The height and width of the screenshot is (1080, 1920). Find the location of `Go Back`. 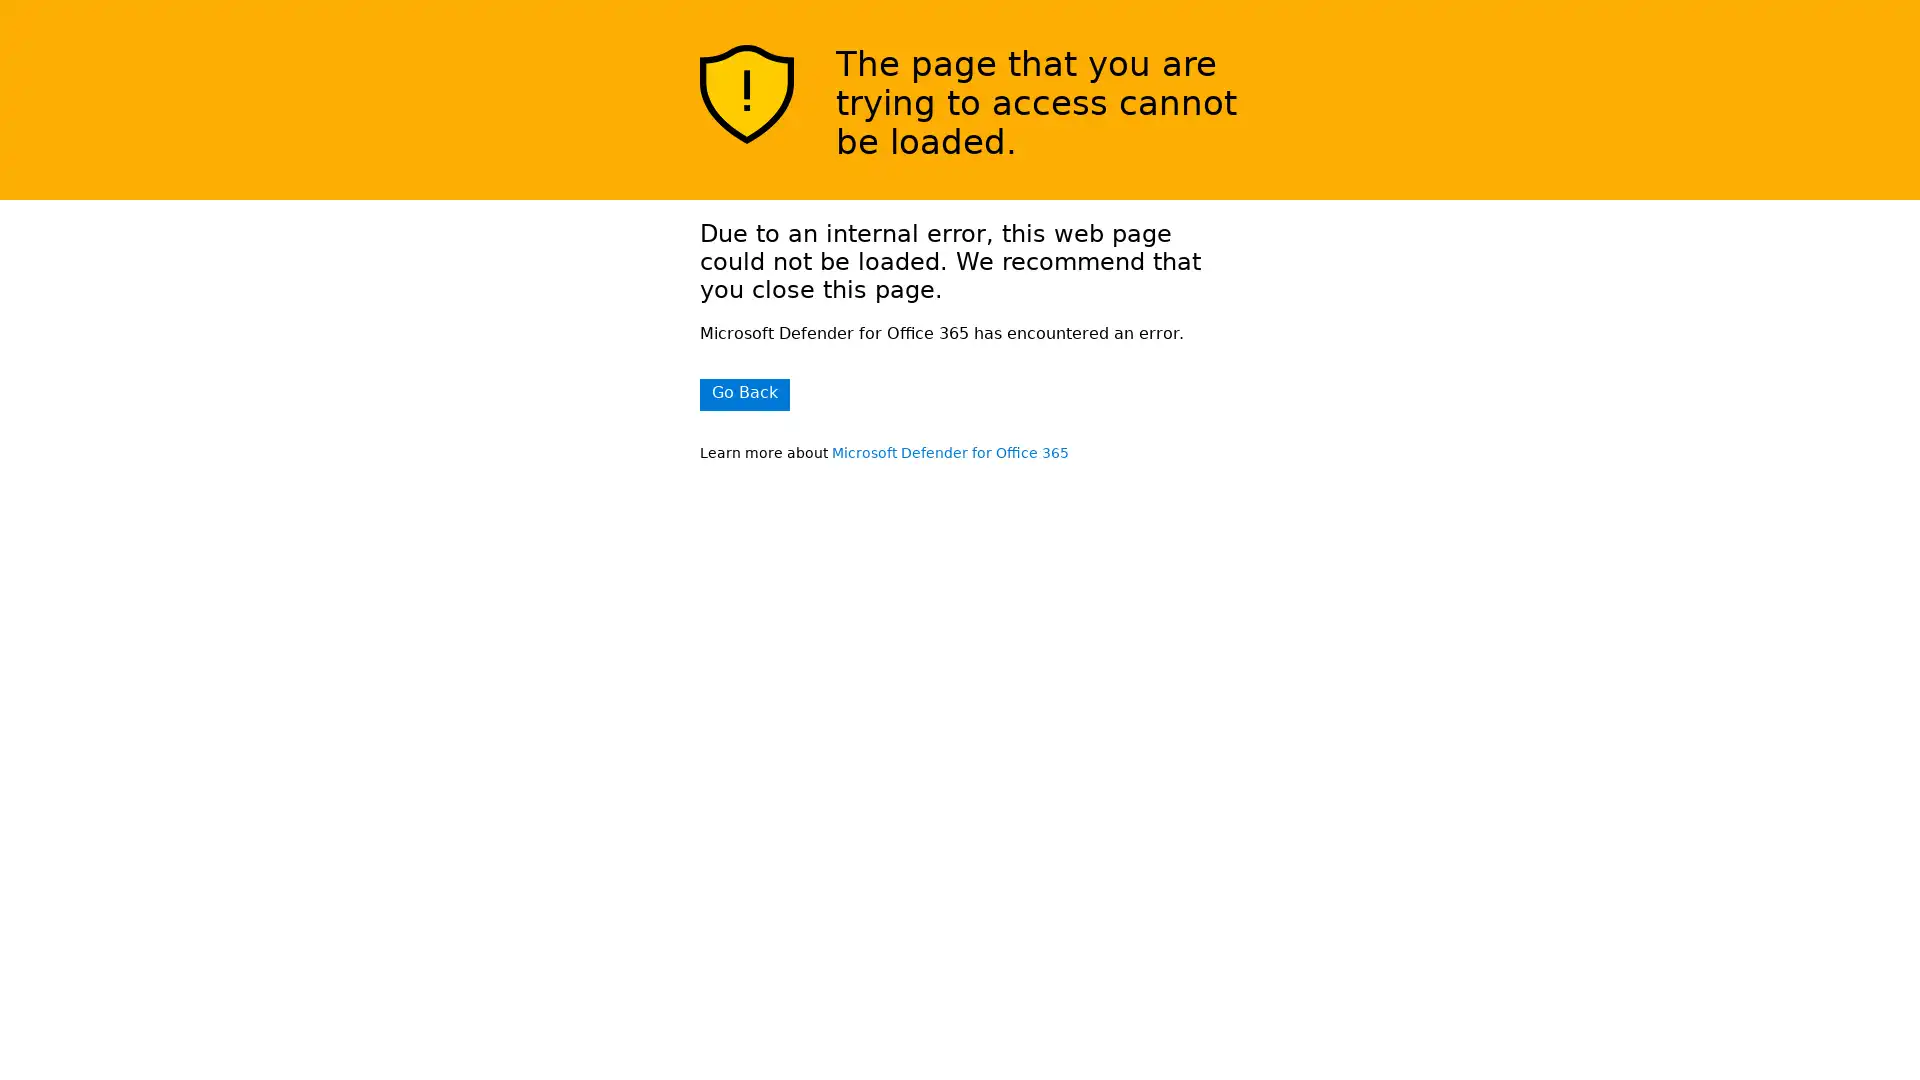

Go Back is located at coordinates (743, 393).